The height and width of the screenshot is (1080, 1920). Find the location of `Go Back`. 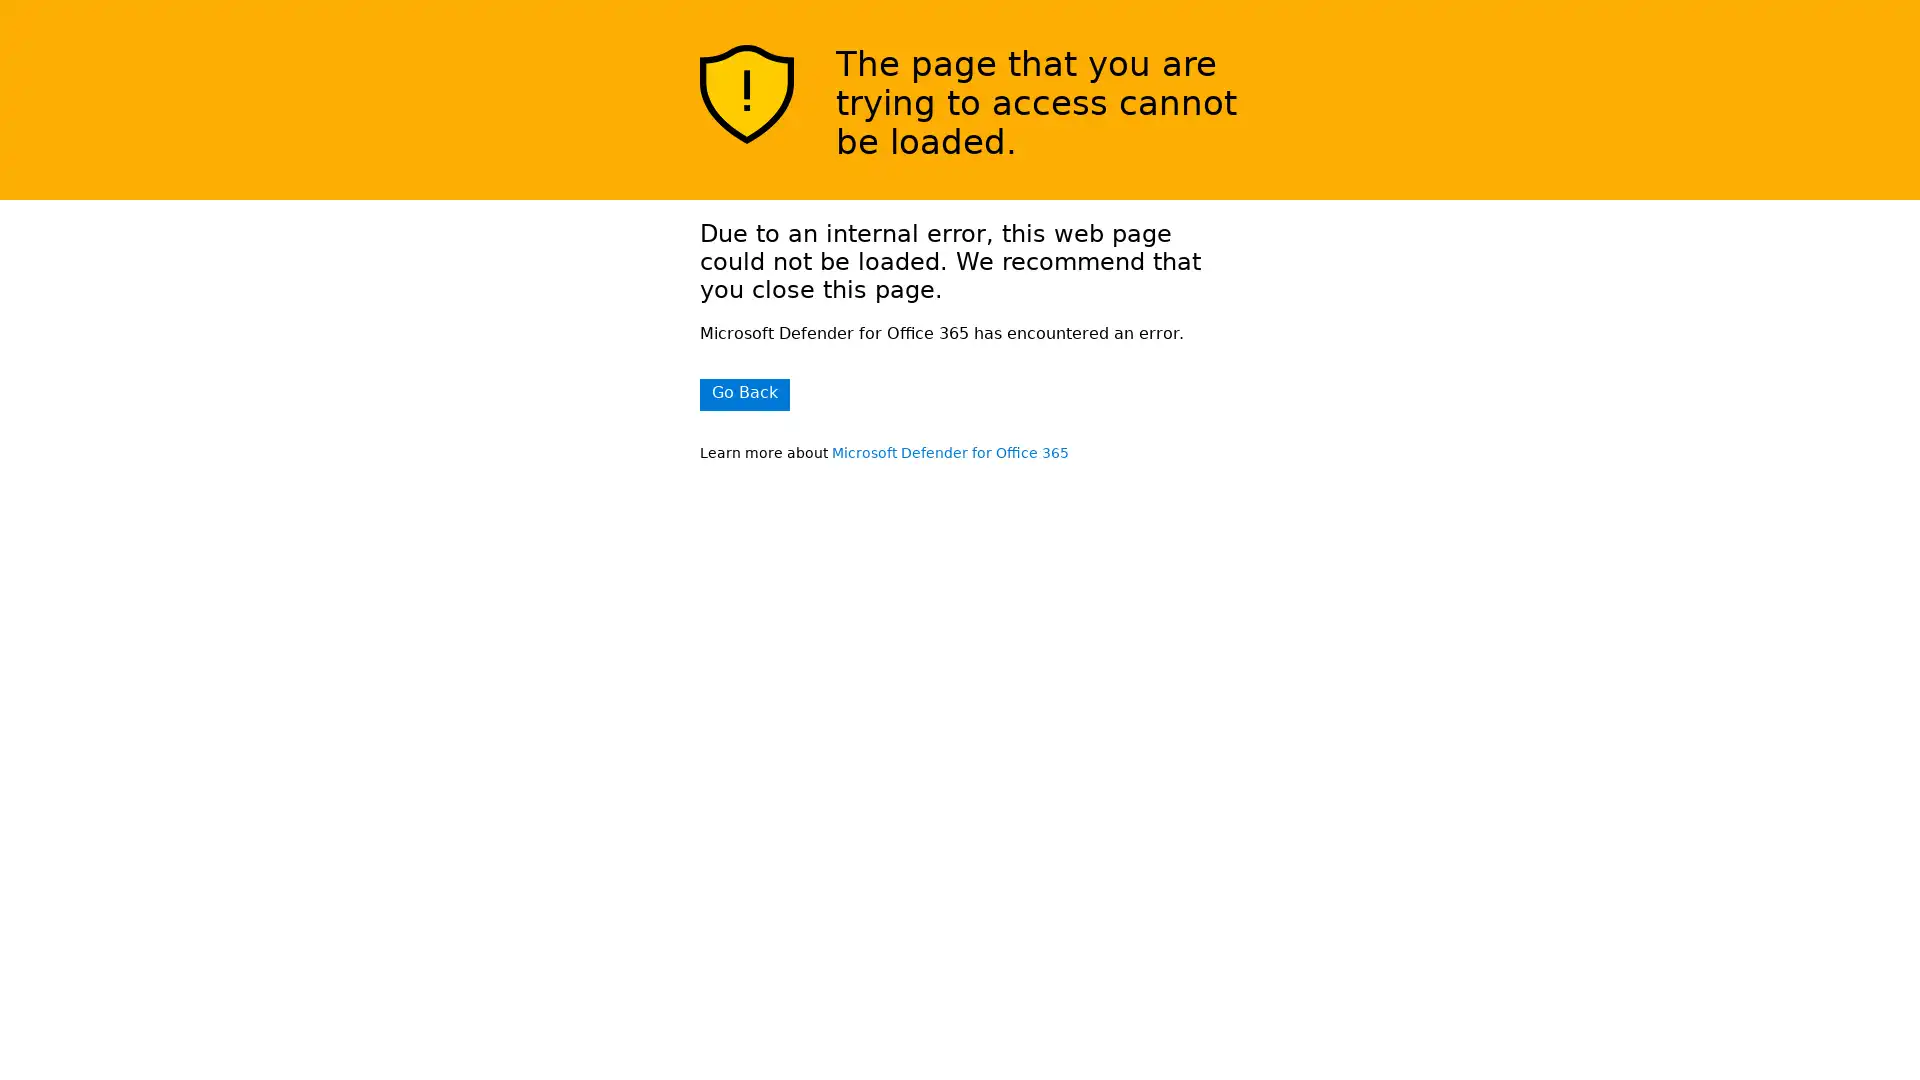

Go Back is located at coordinates (743, 393).